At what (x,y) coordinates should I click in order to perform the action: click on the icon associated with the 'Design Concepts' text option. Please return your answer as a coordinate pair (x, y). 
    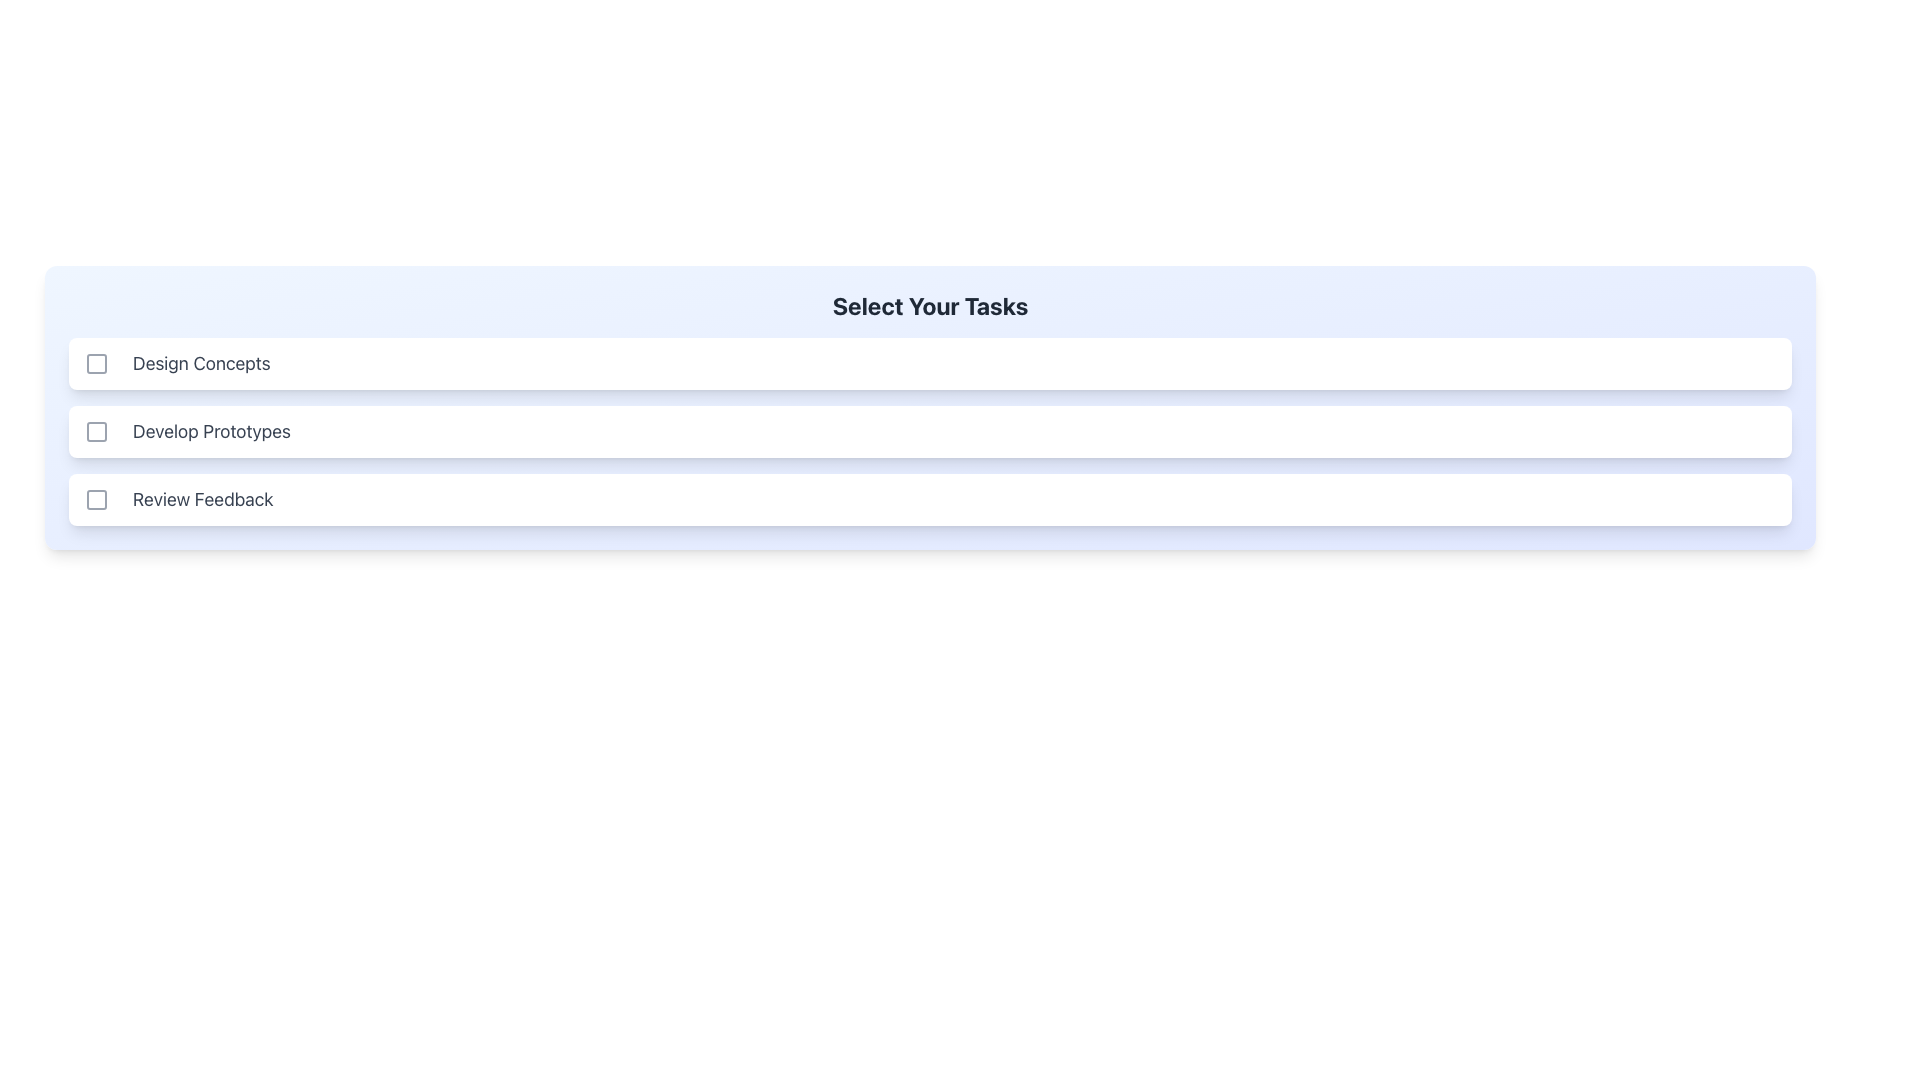
    Looking at the image, I should click on (95, 363).